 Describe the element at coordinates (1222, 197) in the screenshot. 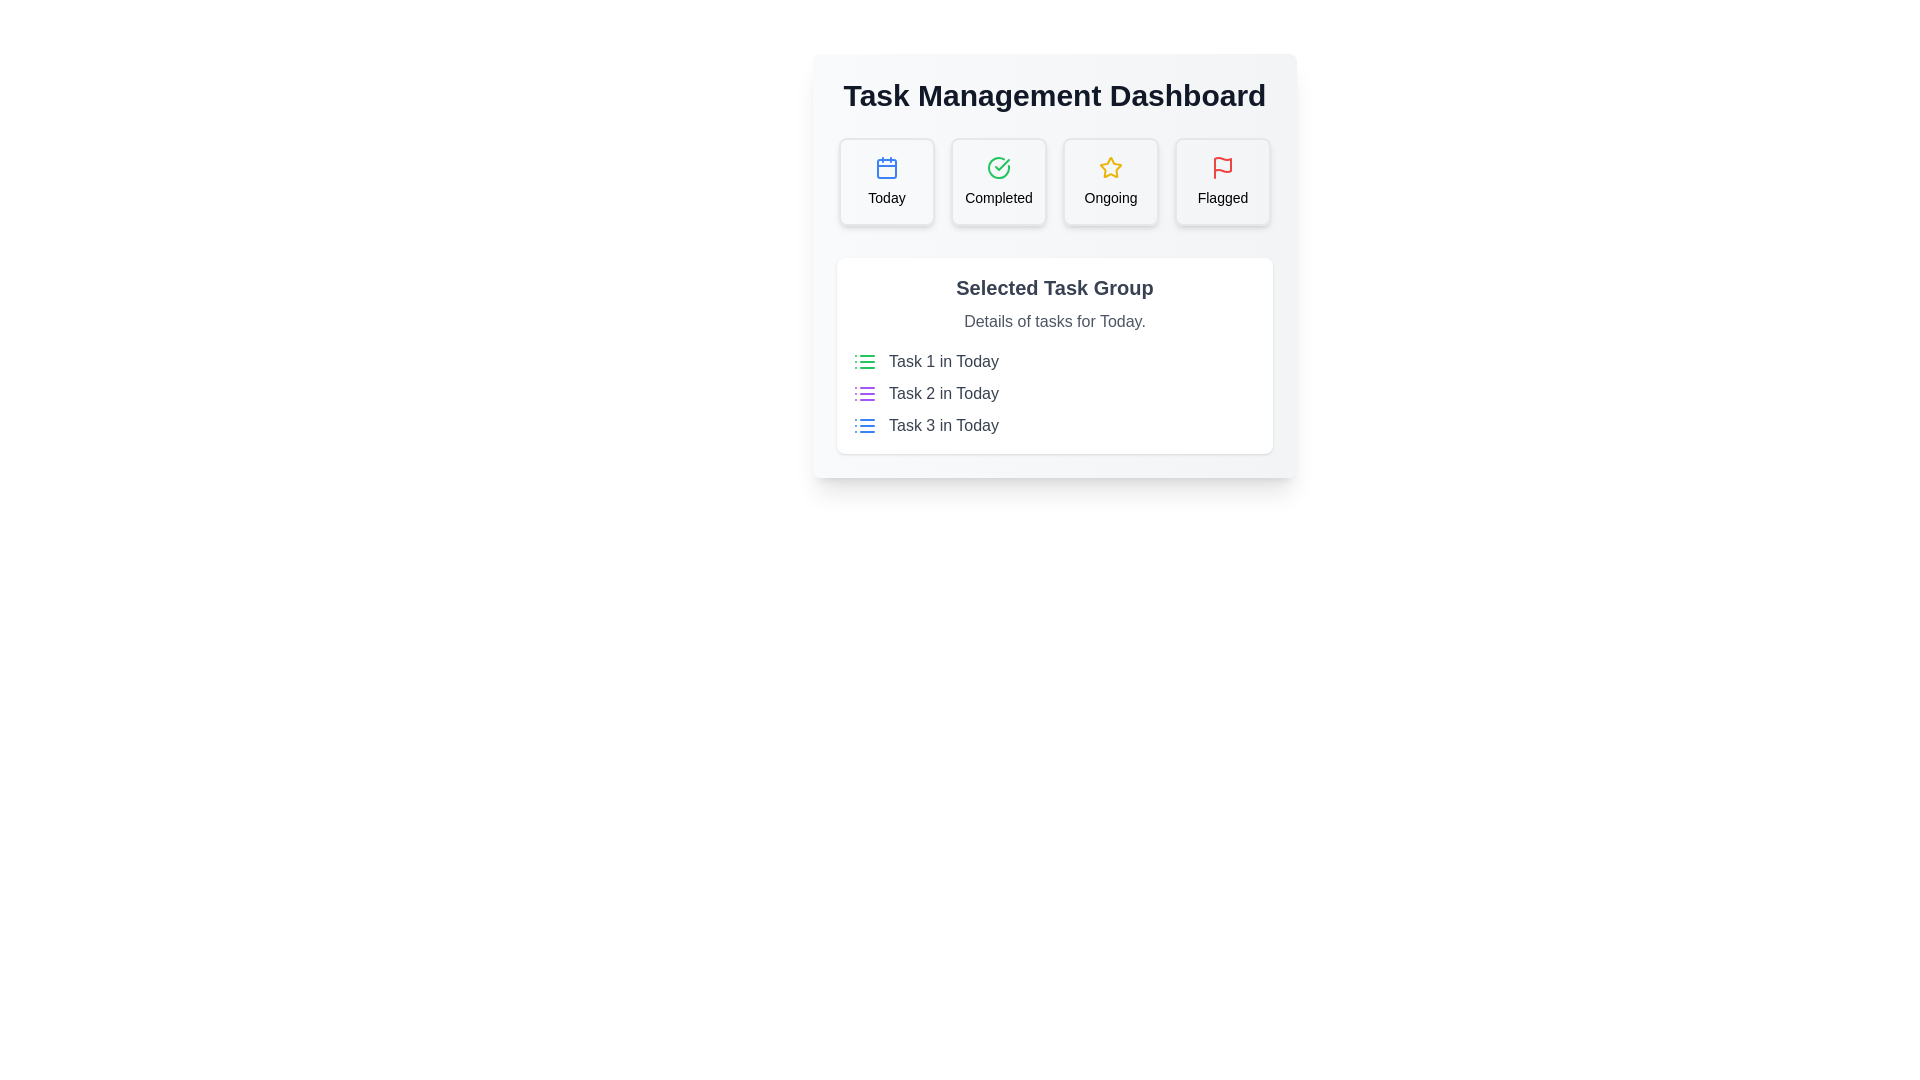

I see `the 'Flagged' text label located in the fourth interactive card of the dashboard, which is styled in a smaller font and positioned below a flag icon` at that location.